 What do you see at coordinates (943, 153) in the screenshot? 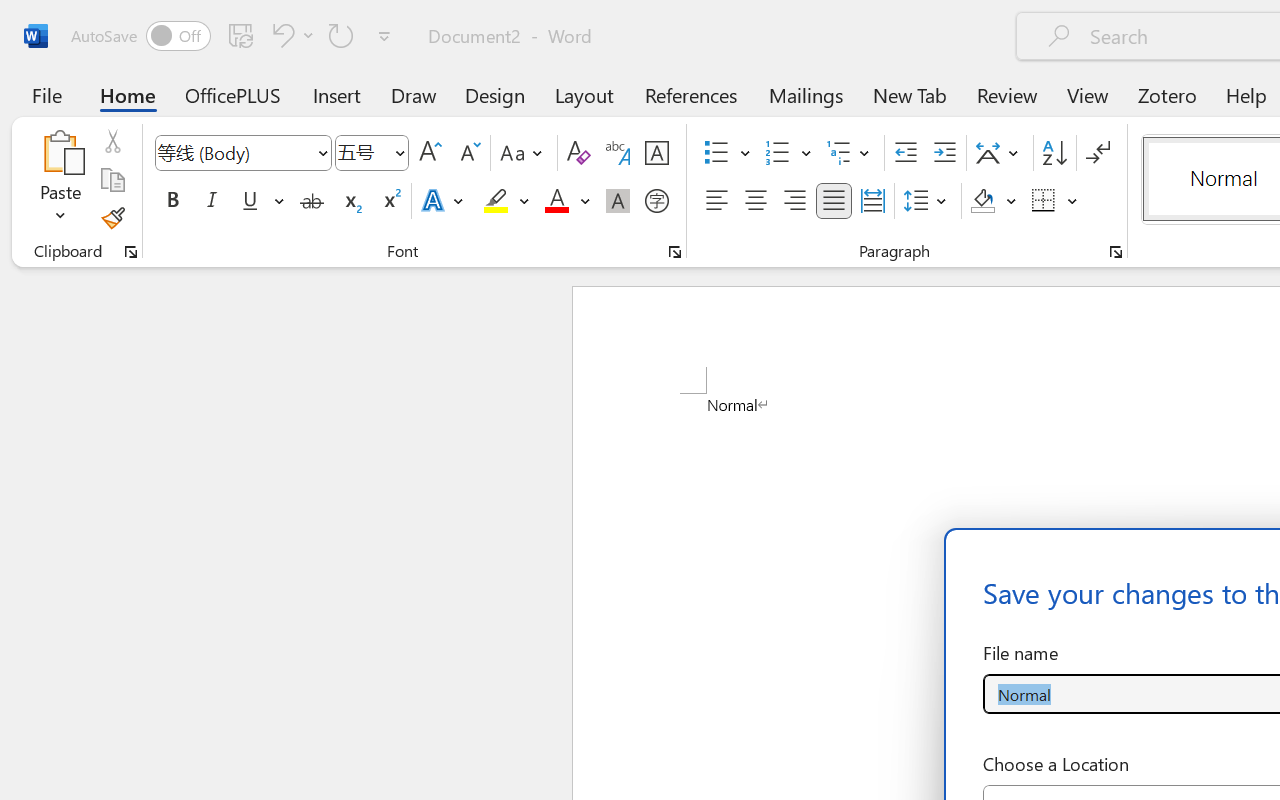
I see `'Increase Indent'` at bounding box center [943, 153].